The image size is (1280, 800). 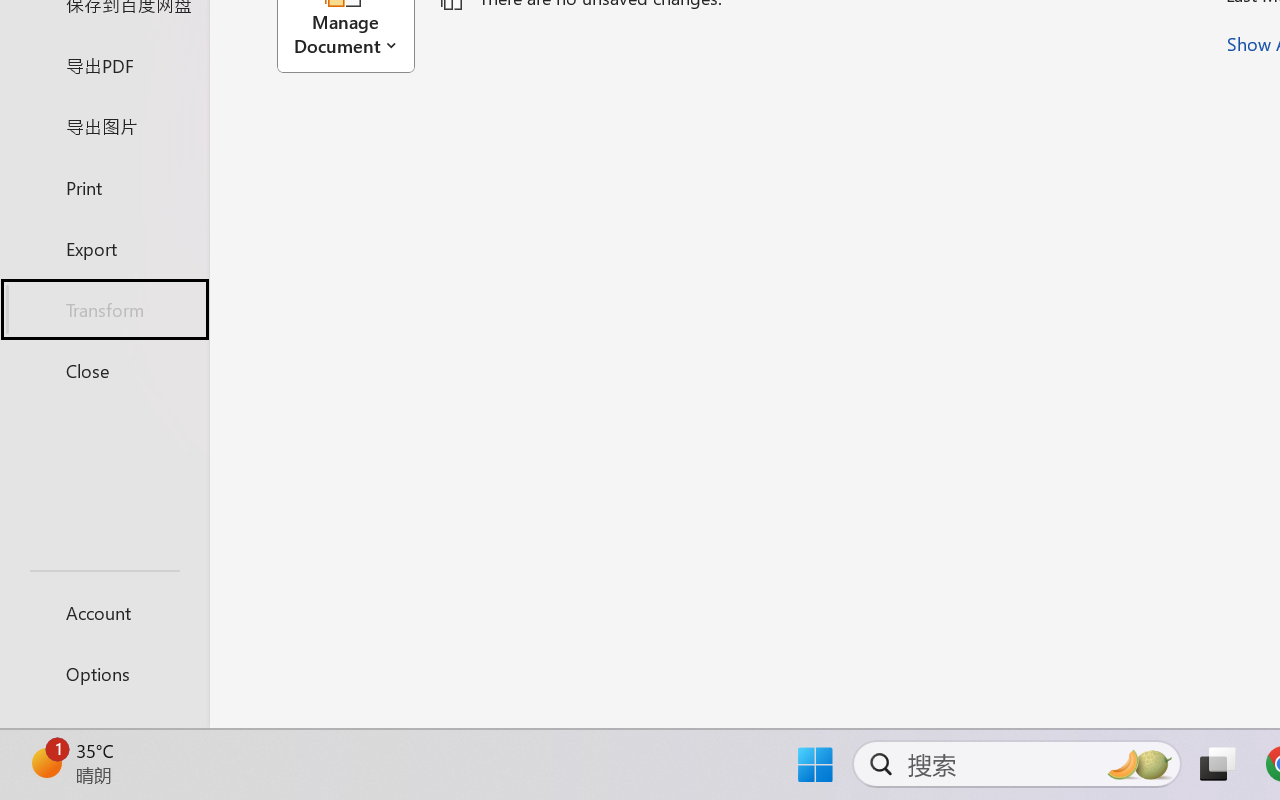 What do you see at coordinates (103, 186) in the screenshot?
I see `'Print'` at bounding box center [103, 186].